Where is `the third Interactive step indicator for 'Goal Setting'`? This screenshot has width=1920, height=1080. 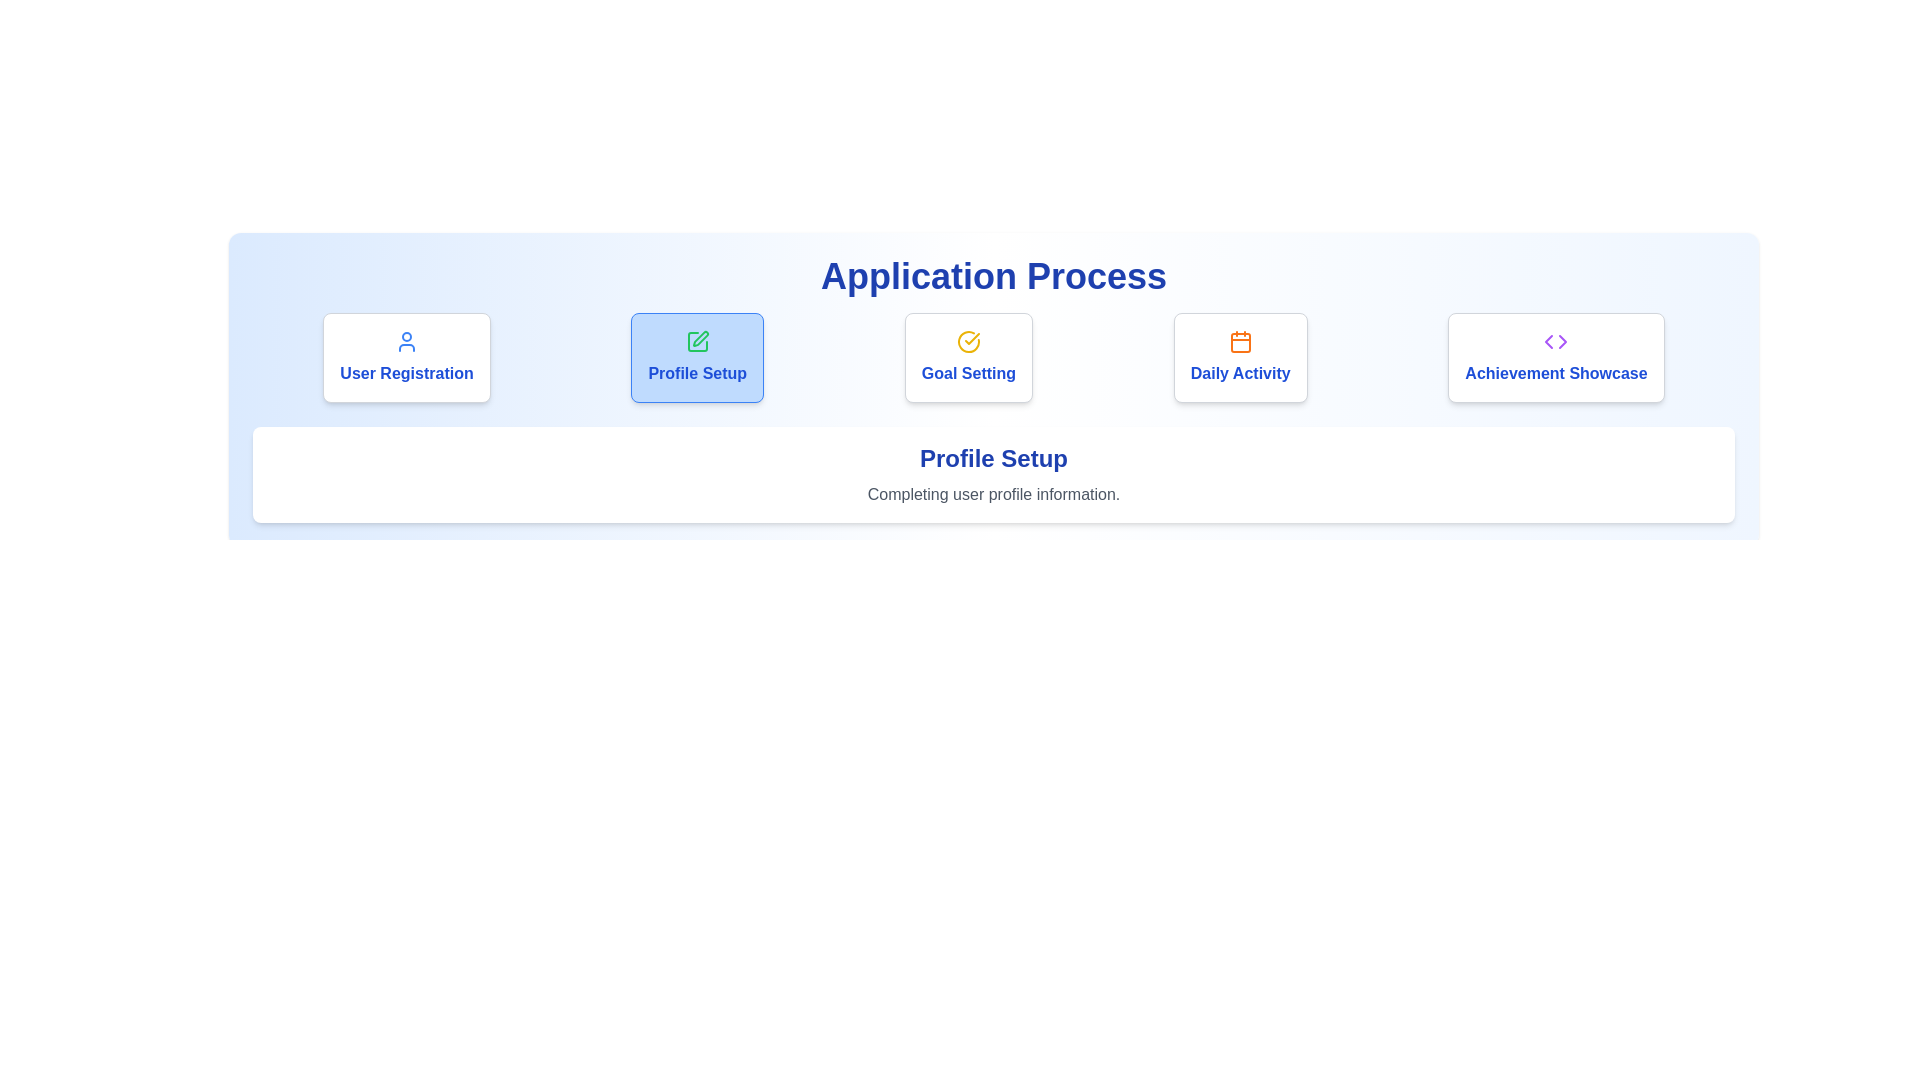 the third Interactive step indicator for 'Goal Setting' is located at coordinates (993, 357).